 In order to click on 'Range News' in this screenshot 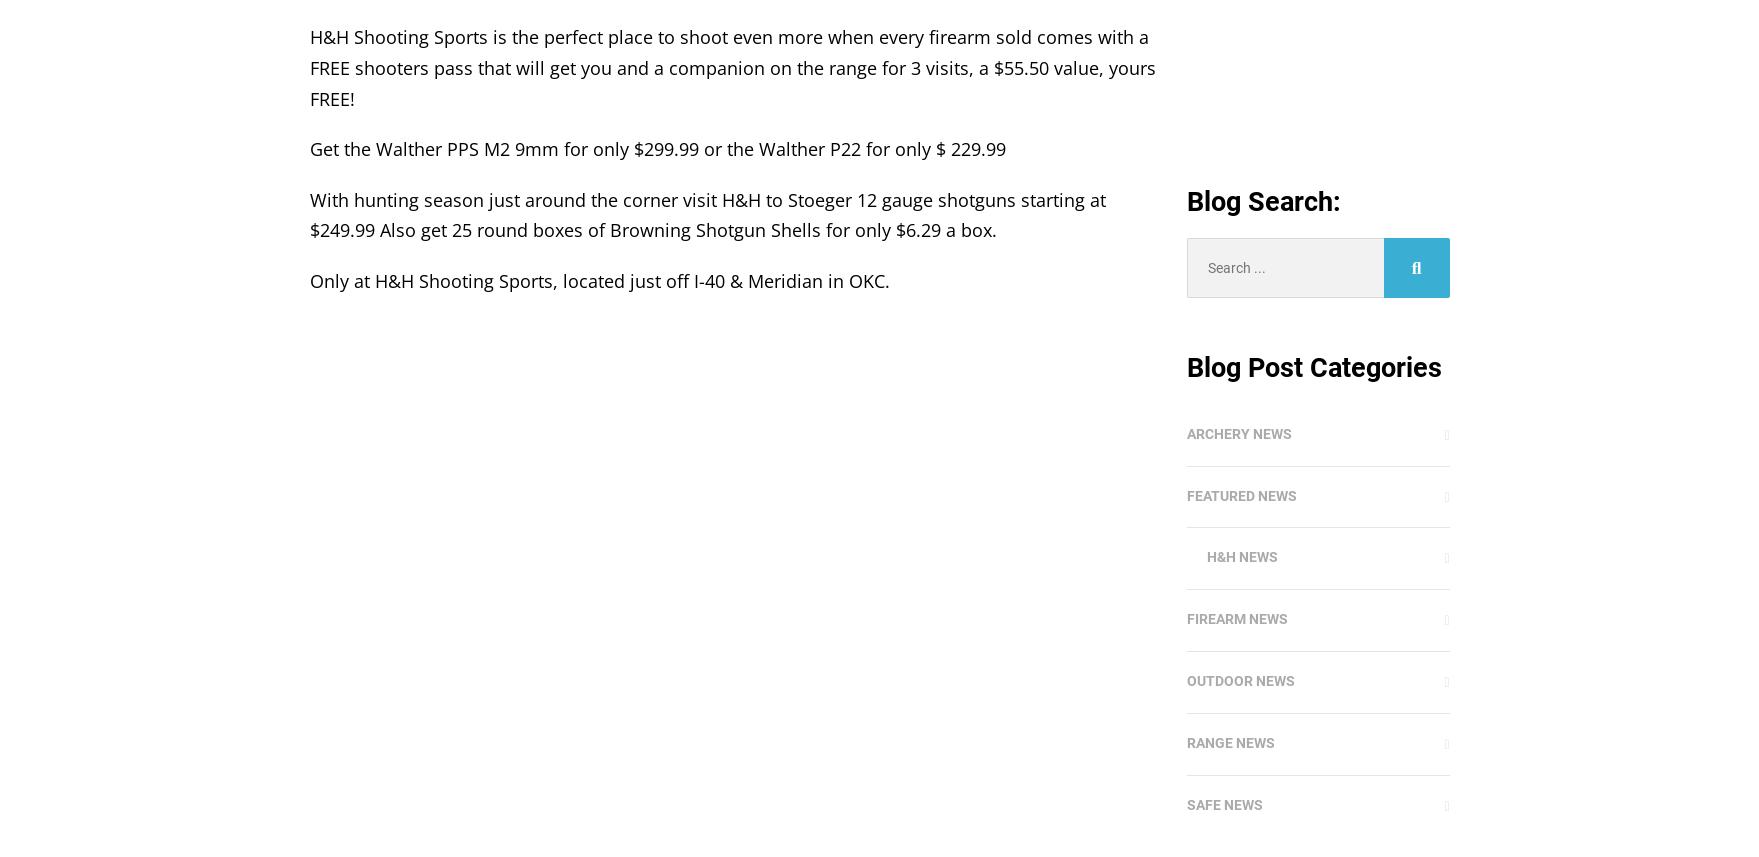, I will do `click(1230, 740)`.